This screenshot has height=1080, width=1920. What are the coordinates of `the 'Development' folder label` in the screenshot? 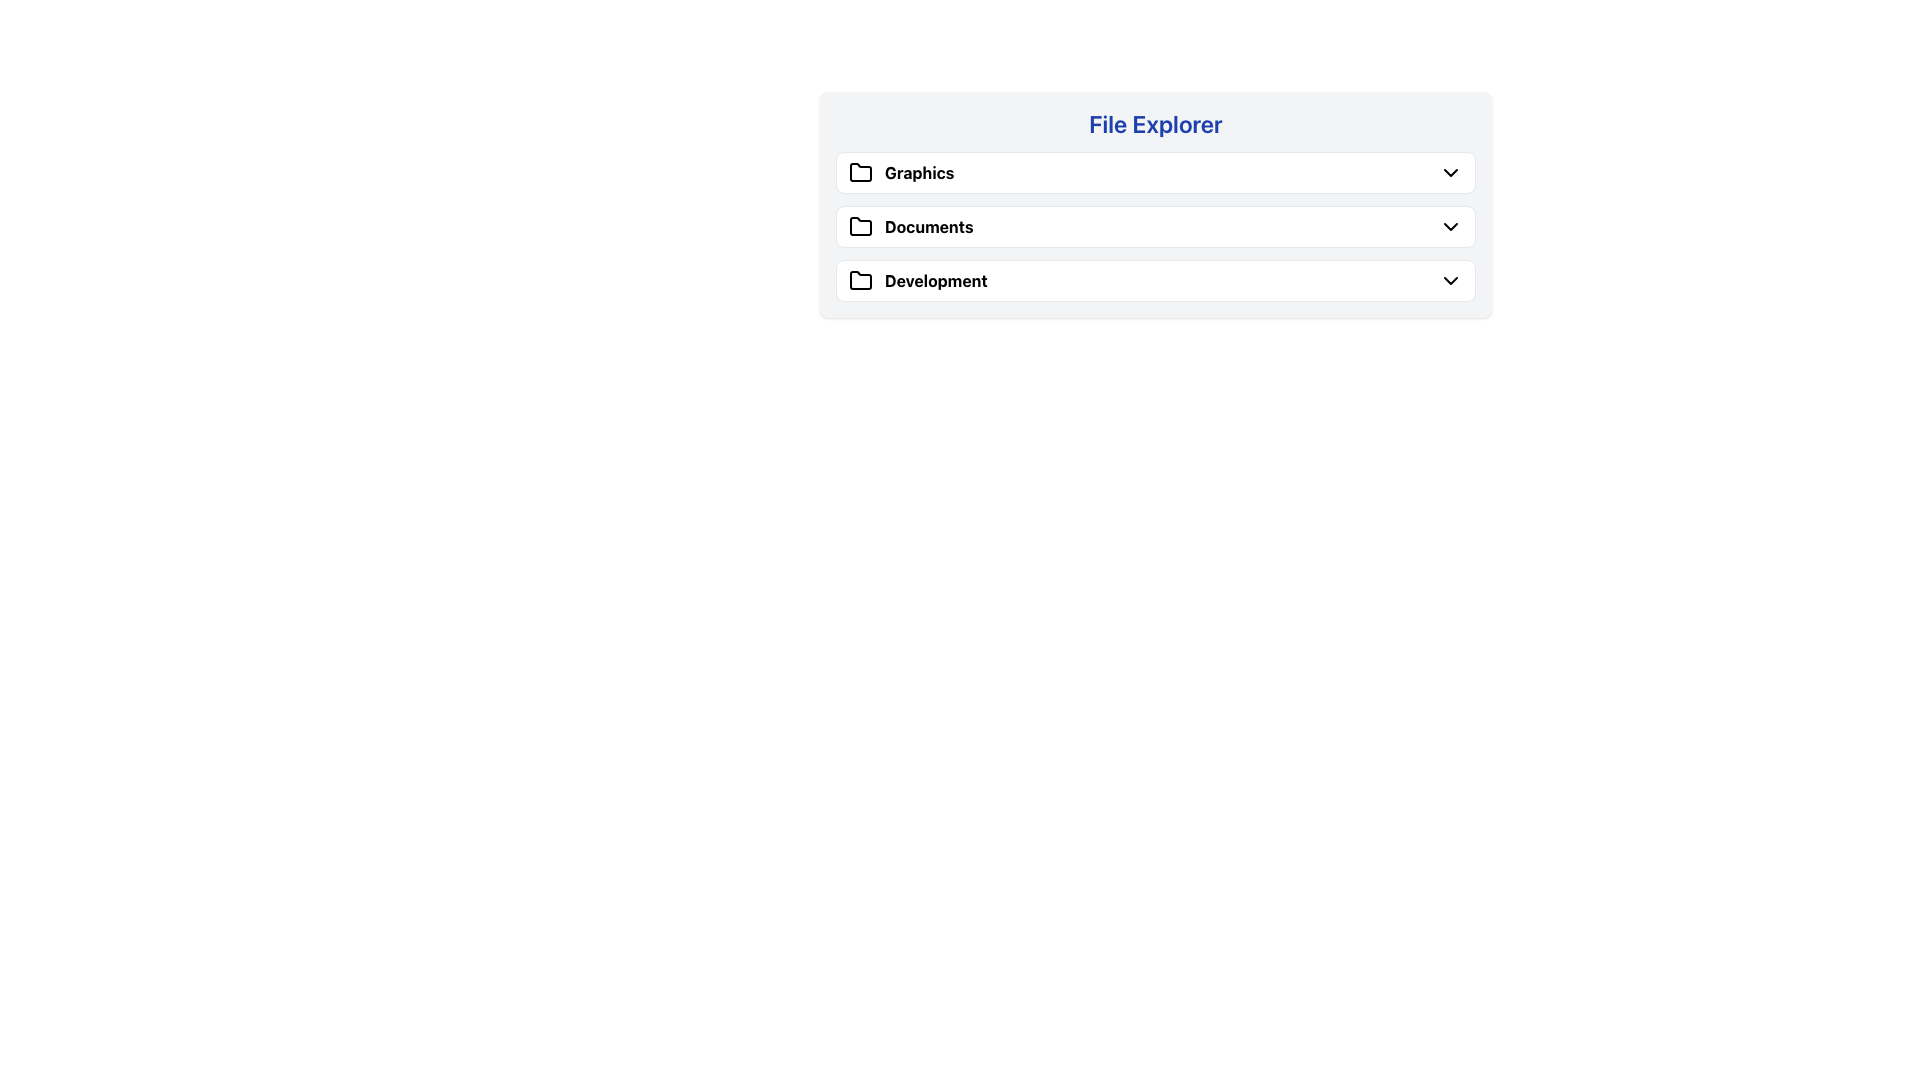 It's located at (935, 281).